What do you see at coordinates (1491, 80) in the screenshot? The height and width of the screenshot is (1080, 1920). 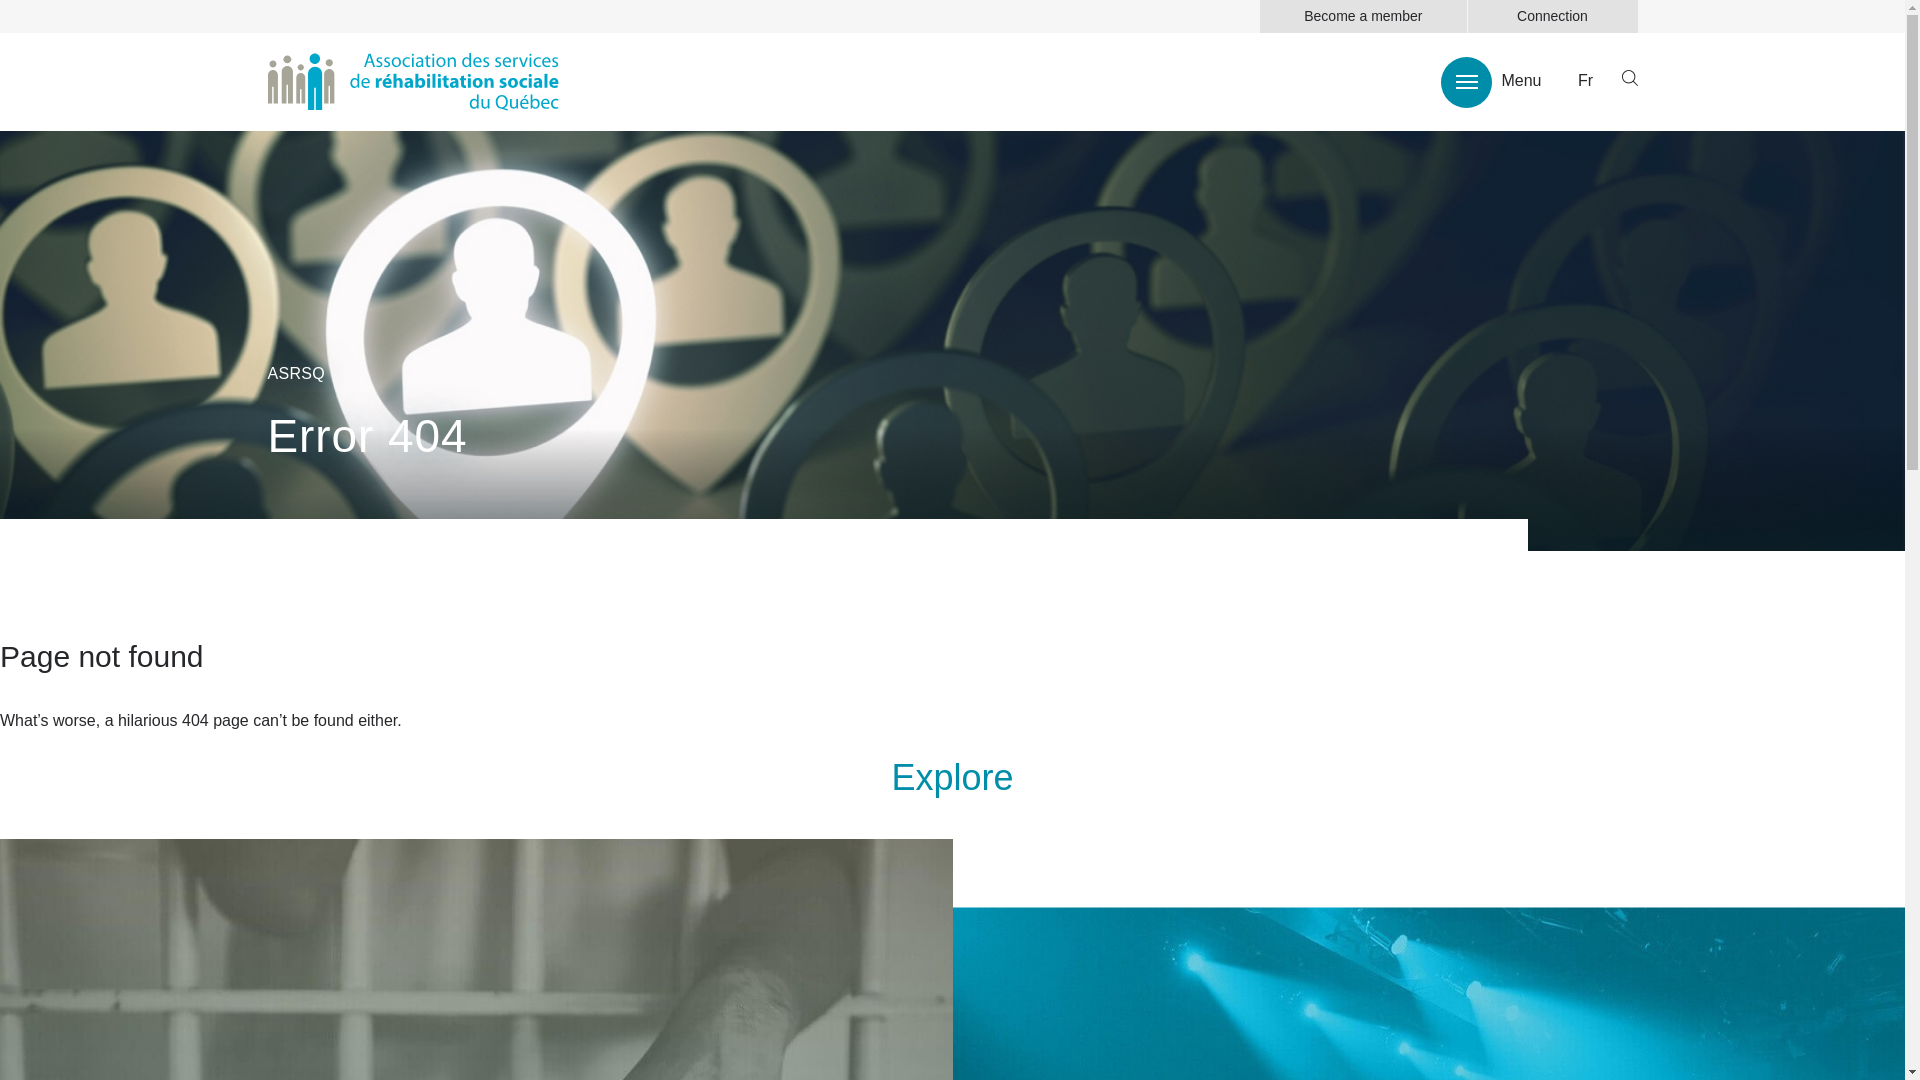 I see `'Menu'` at bounding box center [1491, 80].